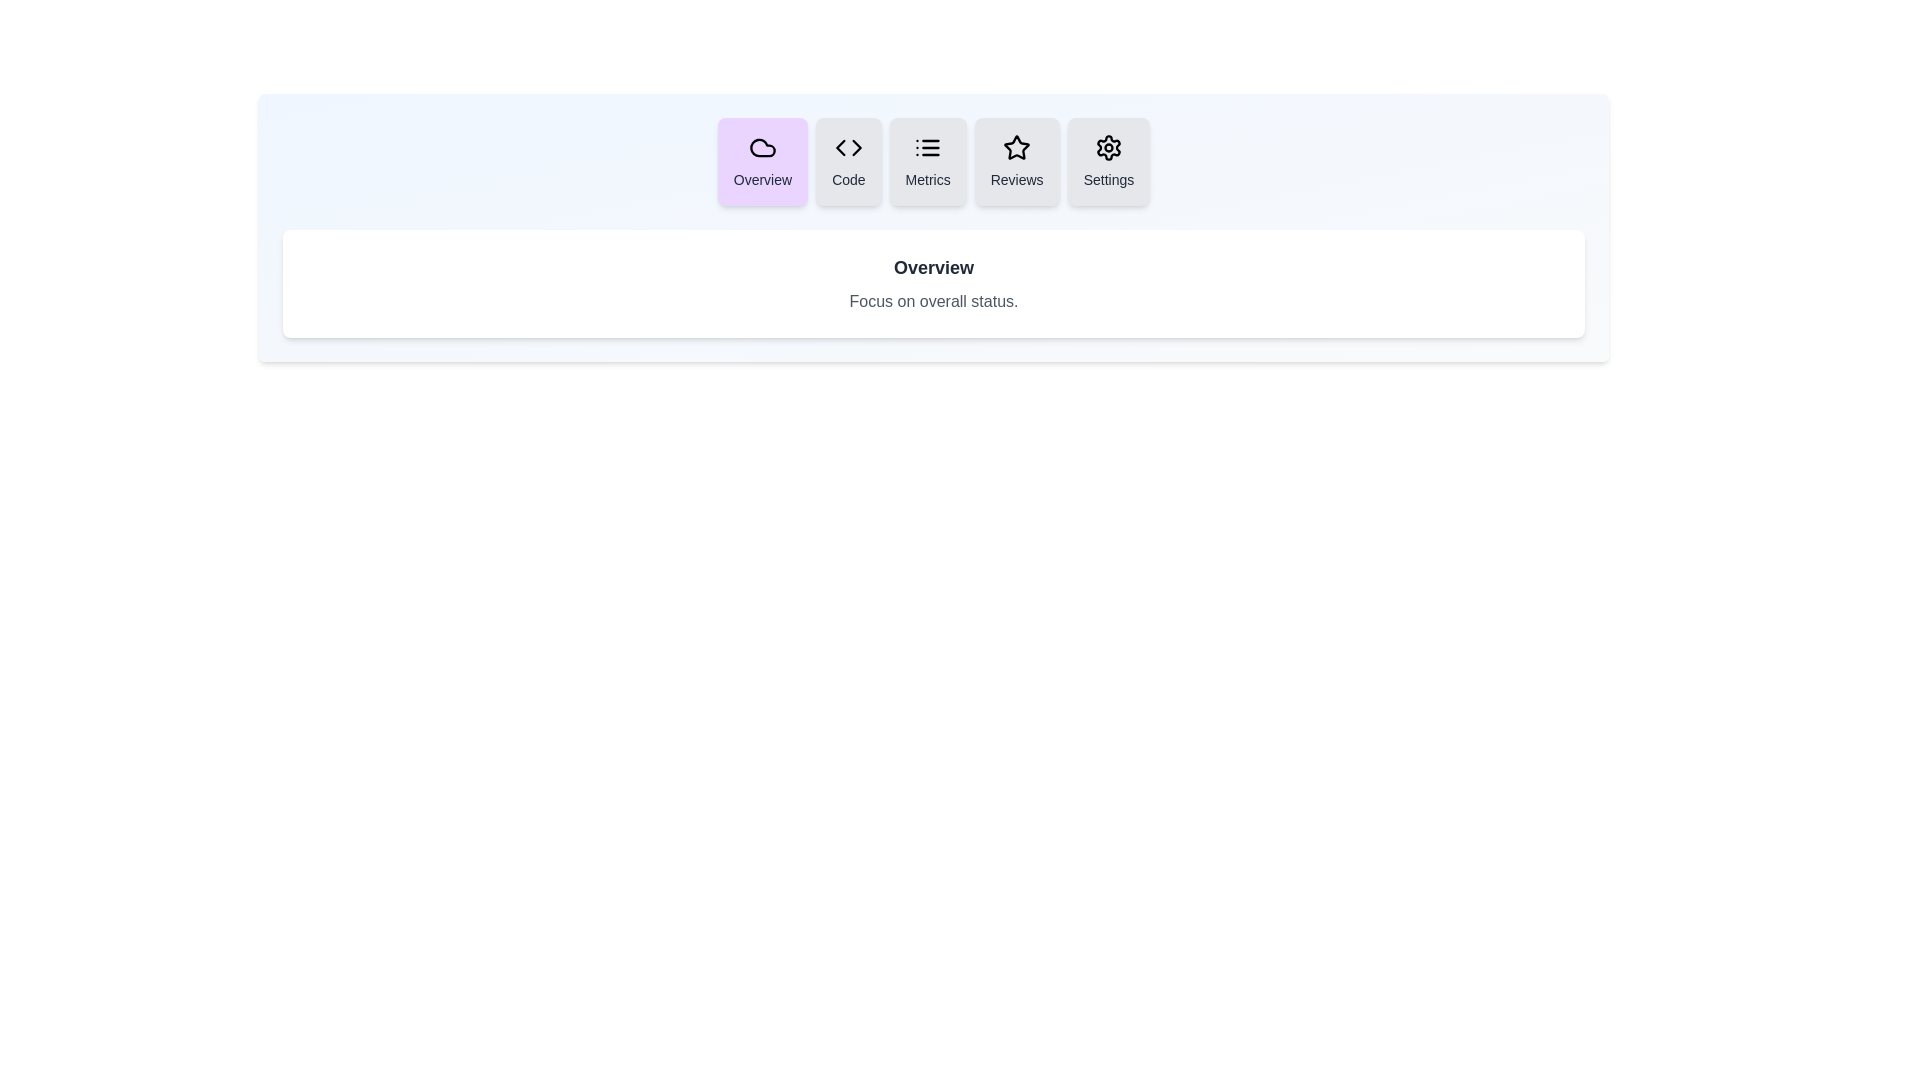 This screenshot has width=1920, height=1080. I want to click on the tab labeled Metrics, so click(927, 161).